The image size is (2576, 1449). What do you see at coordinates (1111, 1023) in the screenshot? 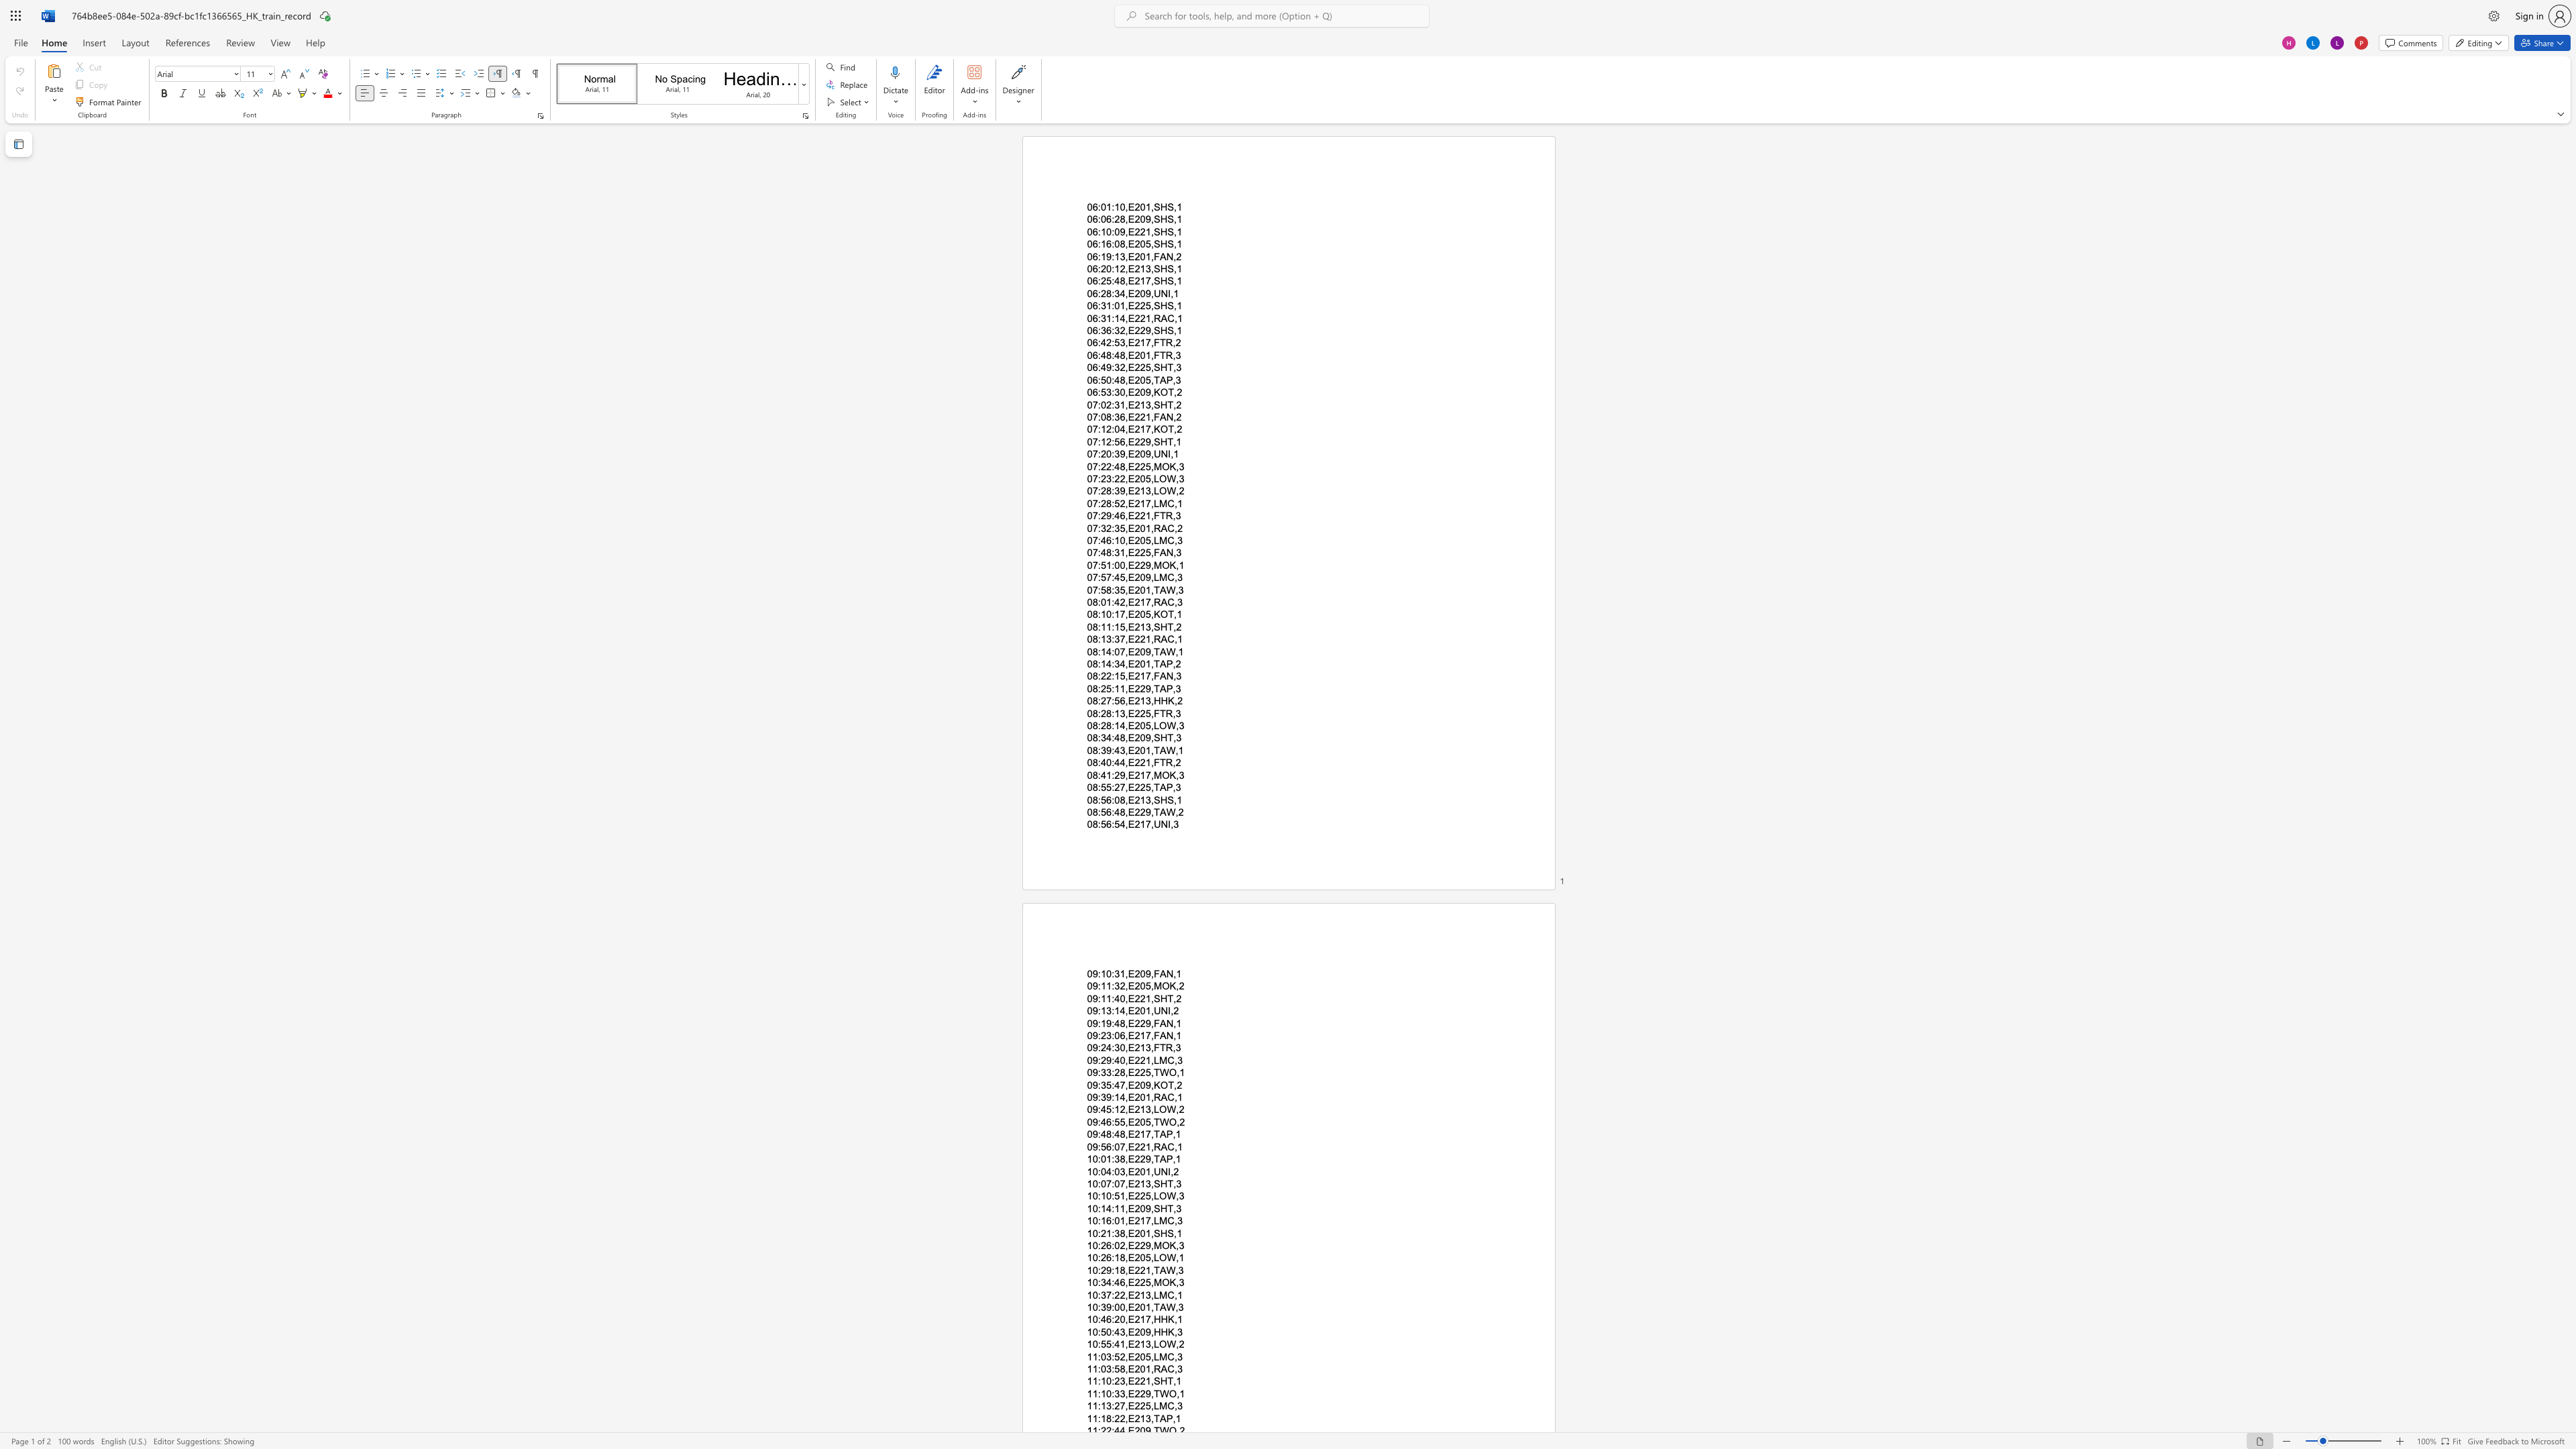
I see `the subset text ":48,E2" within the text "09:19:48,E229,FAN,1"` at bounding box center [1111, 1023].